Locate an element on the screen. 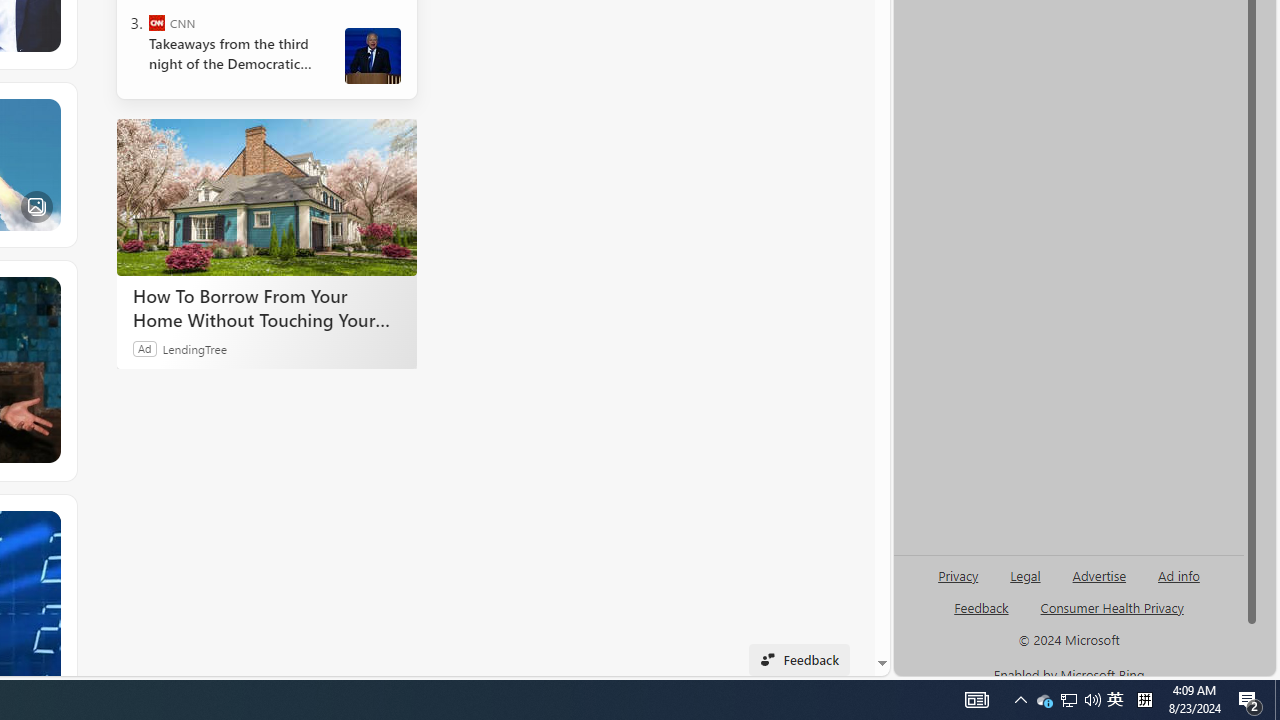 This screenshot has width=1280, height=720. 'CNN' is located at coordinates (155, 23).